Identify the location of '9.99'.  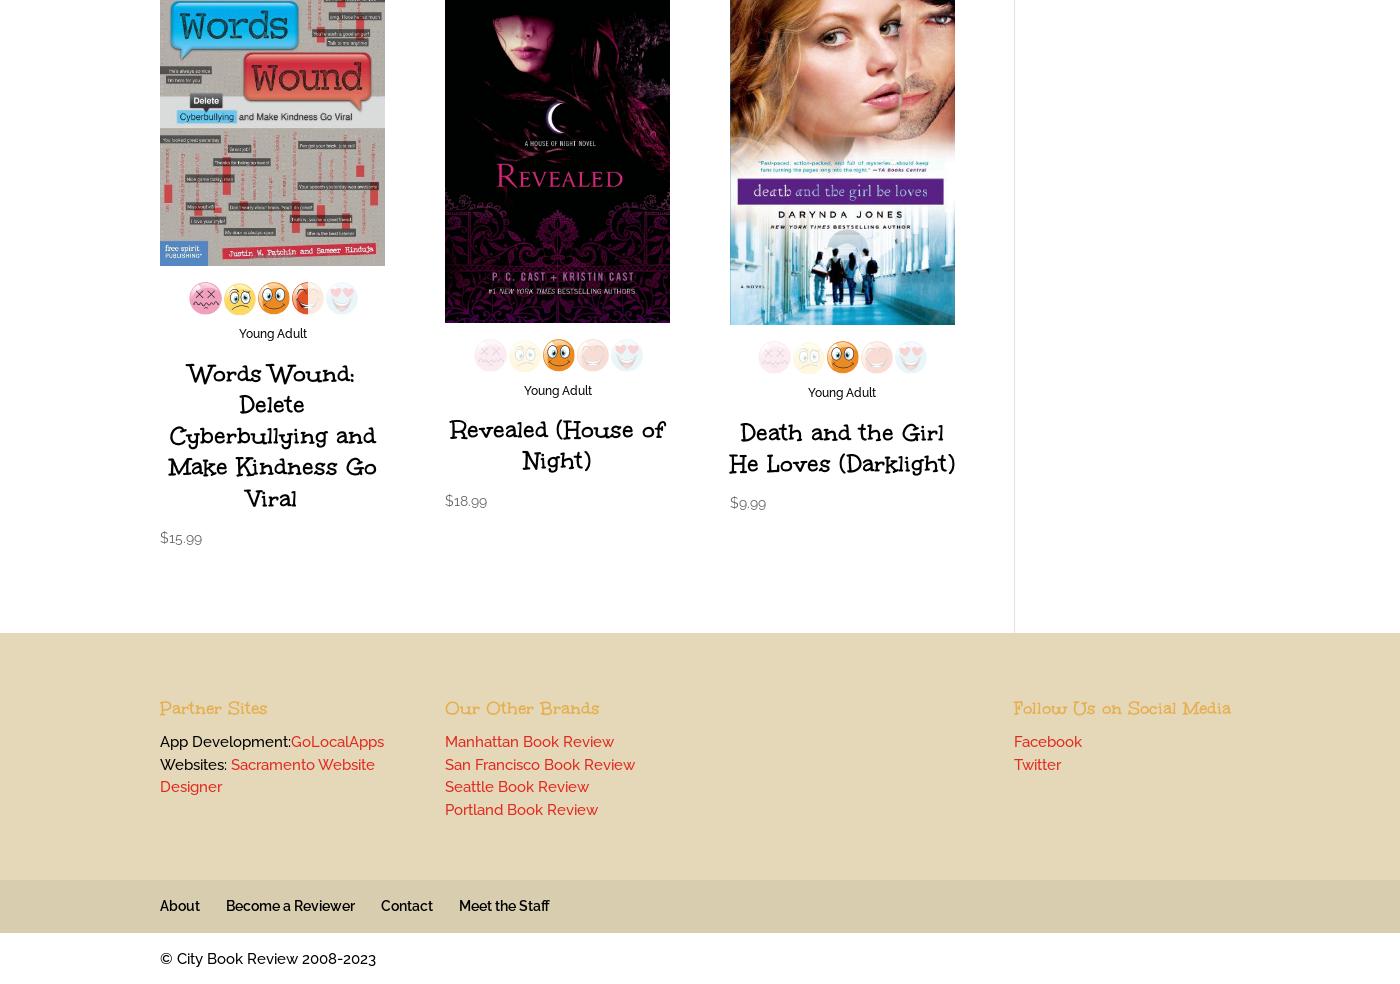
(751, 501).